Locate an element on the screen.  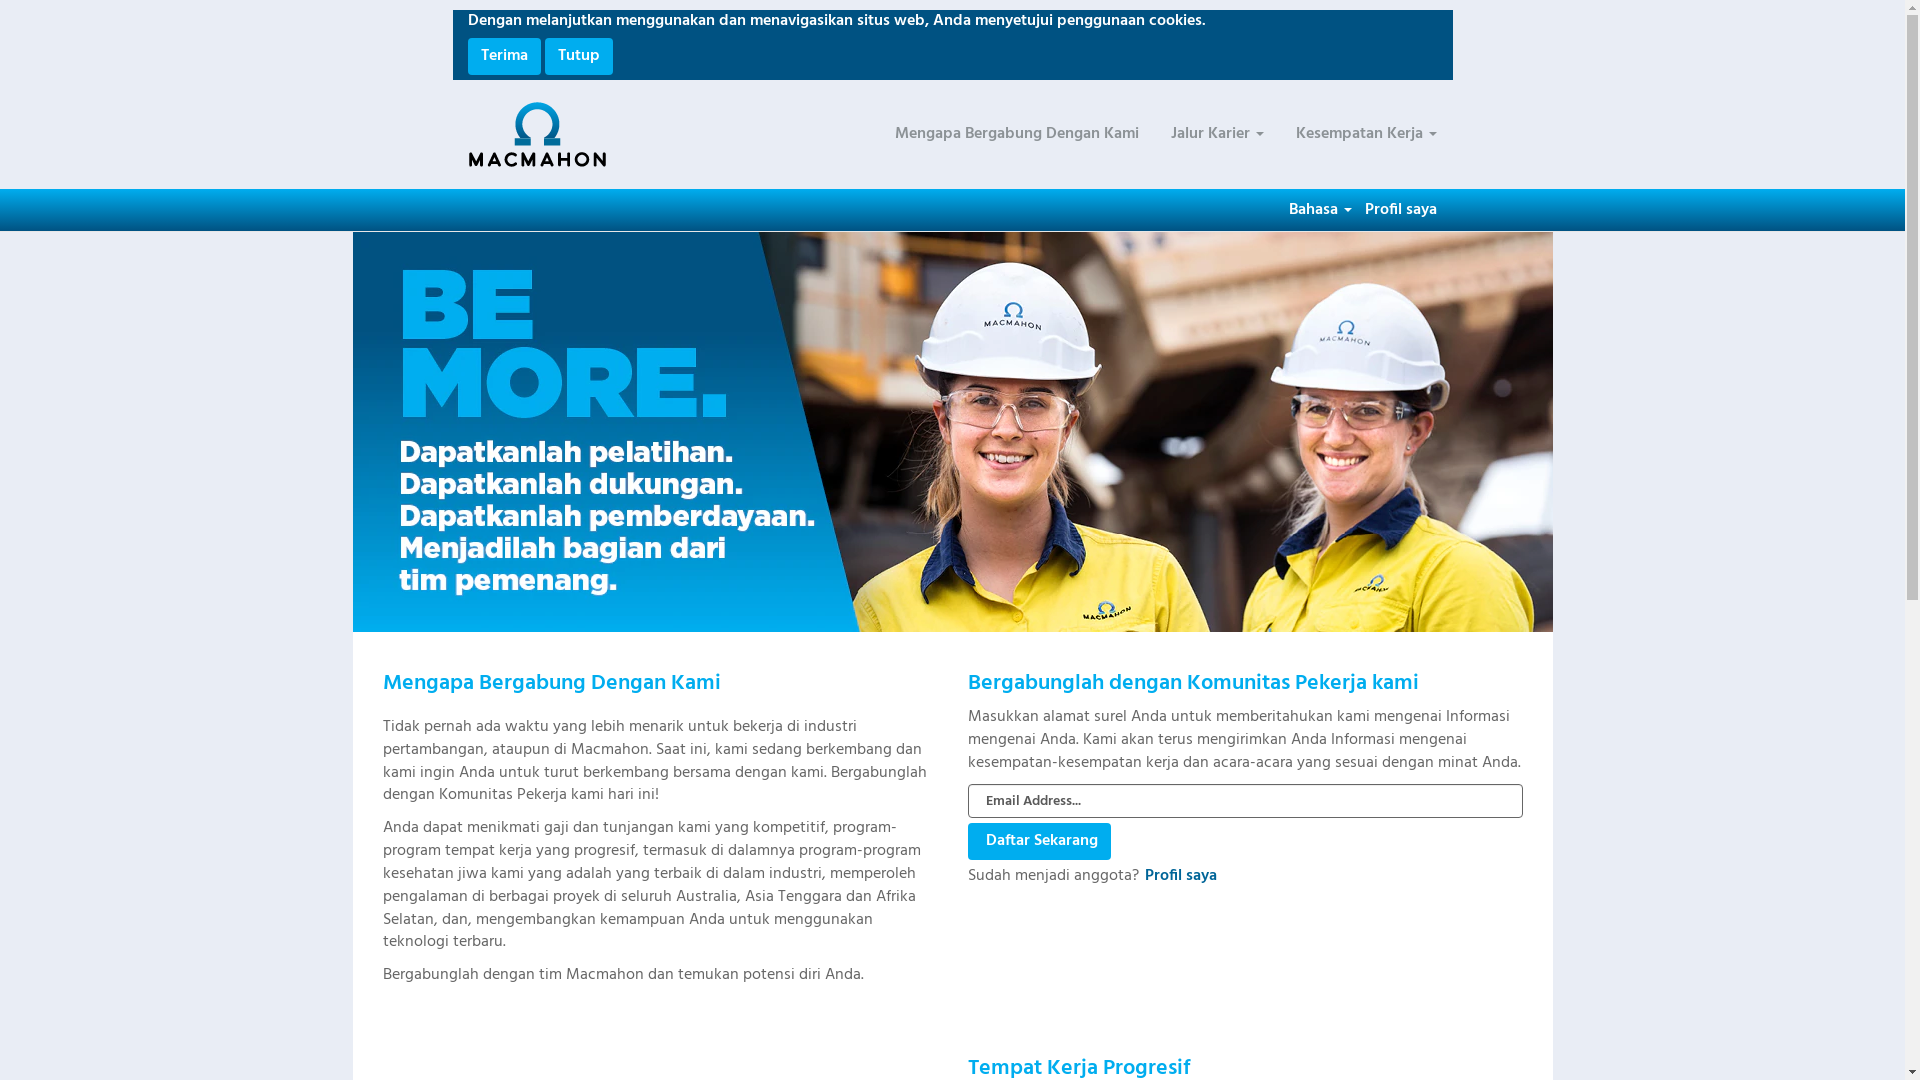
'Kesempatan Kerja' is located at coordinates (1364, 134).